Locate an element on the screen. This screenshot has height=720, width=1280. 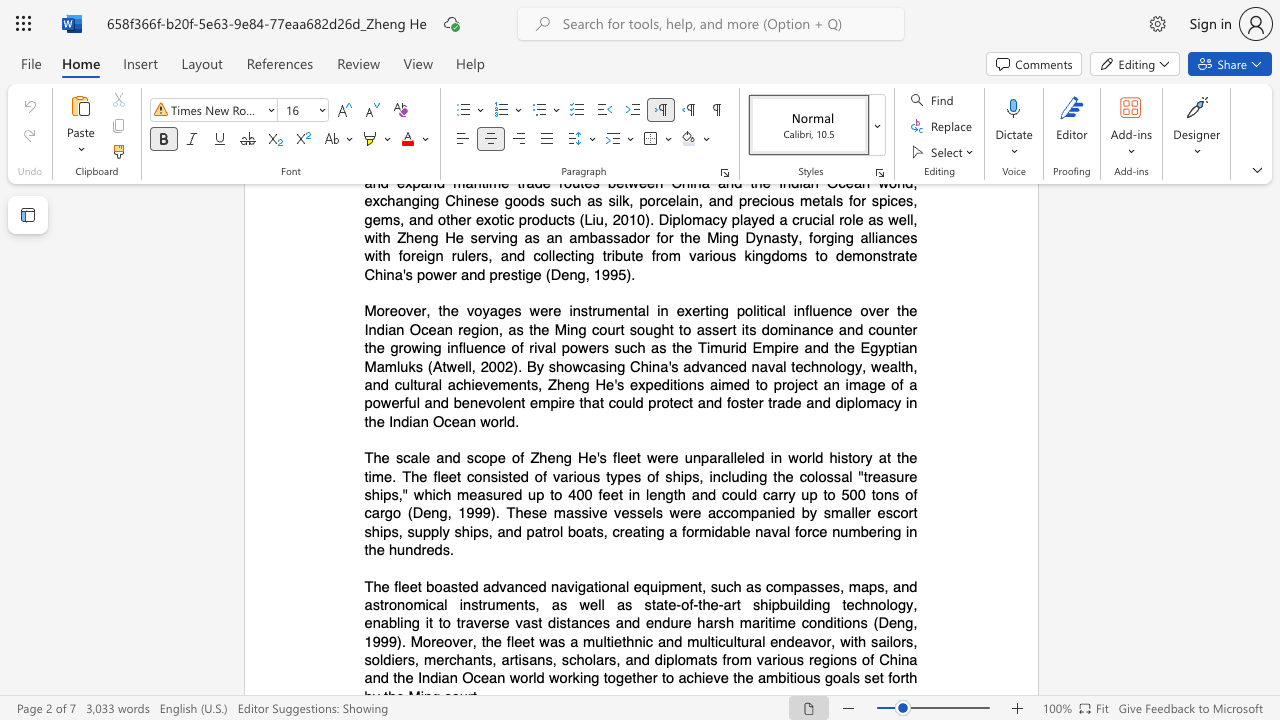
the subset text "ent, such a" within the text "The fleet boasted advanced navigational equipment, such as compasses, maps, and astronomical instruments, as well as" is located at coordinates (681, 585).